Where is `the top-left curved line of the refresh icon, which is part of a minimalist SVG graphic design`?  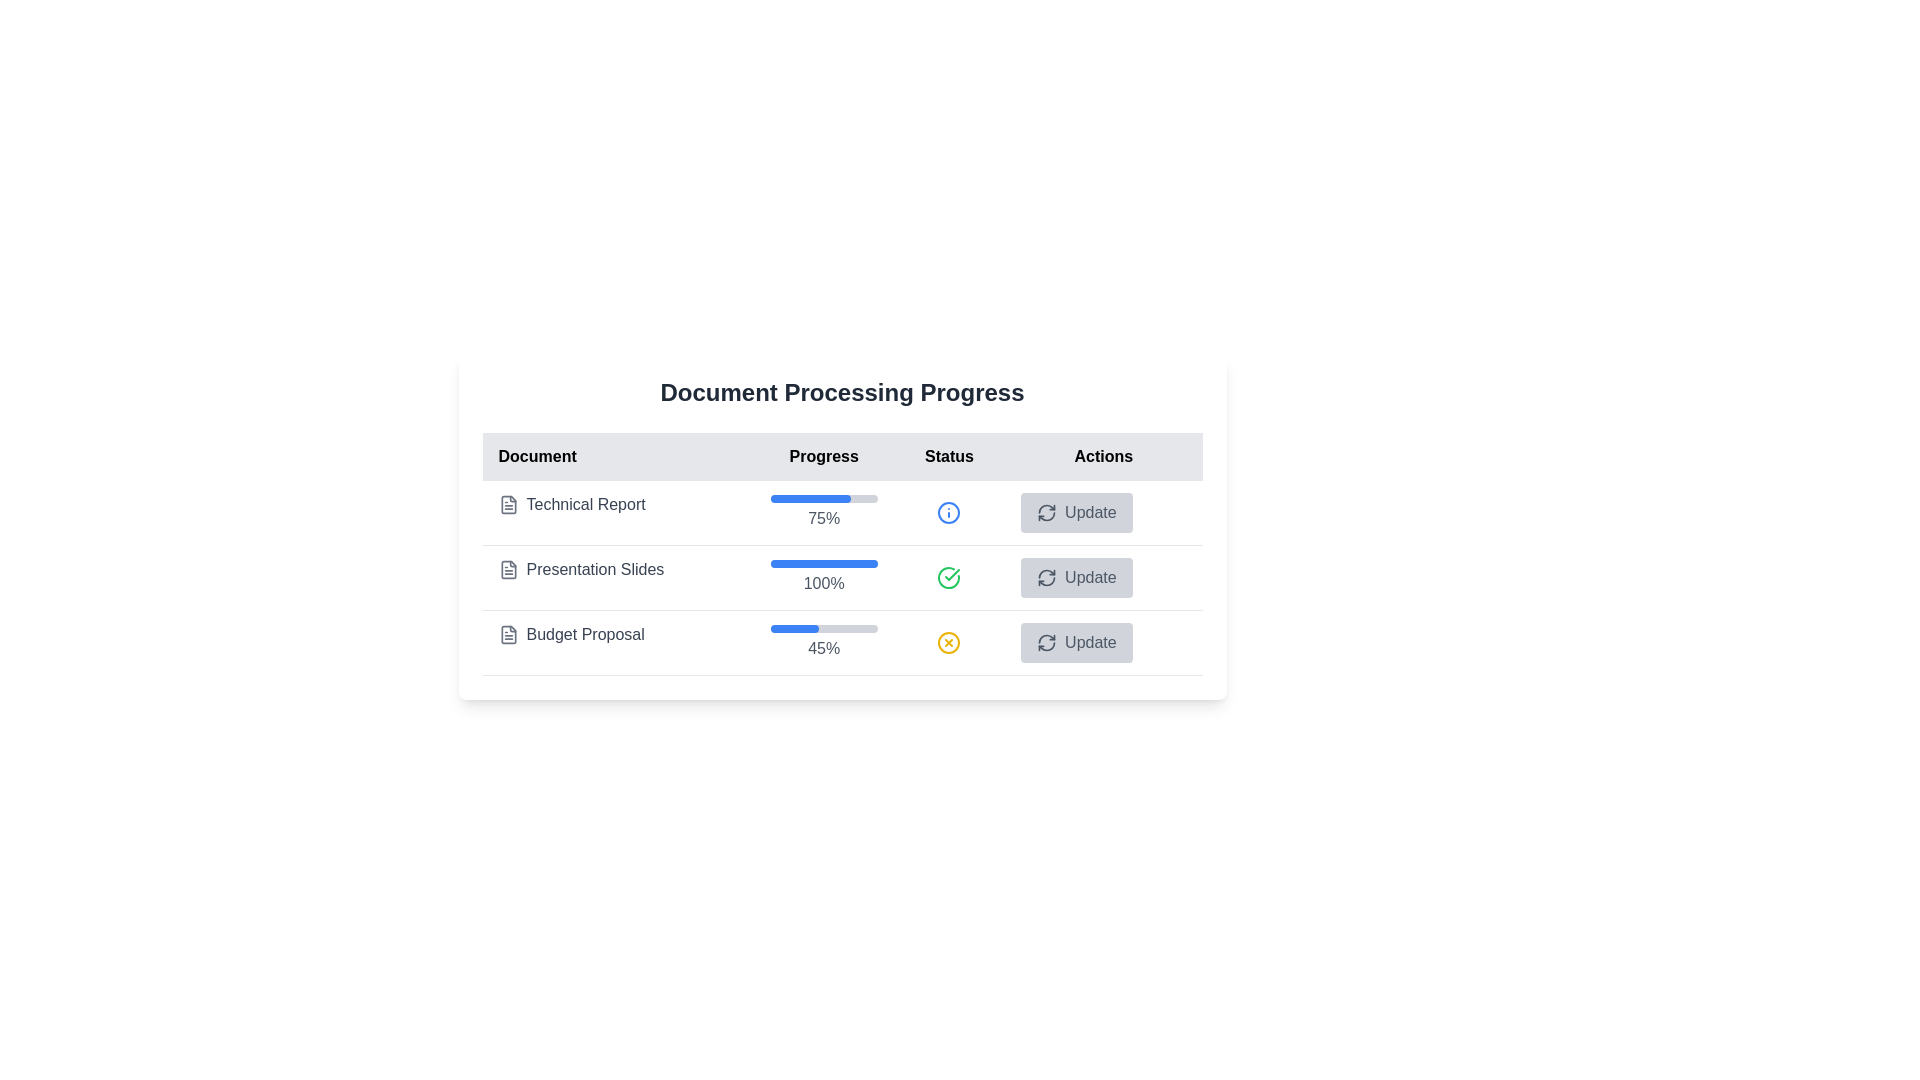 the top-left curved line of the refresh icon, which is part of a minimalist SVG graphic design is located at coordinates (1046, 508).